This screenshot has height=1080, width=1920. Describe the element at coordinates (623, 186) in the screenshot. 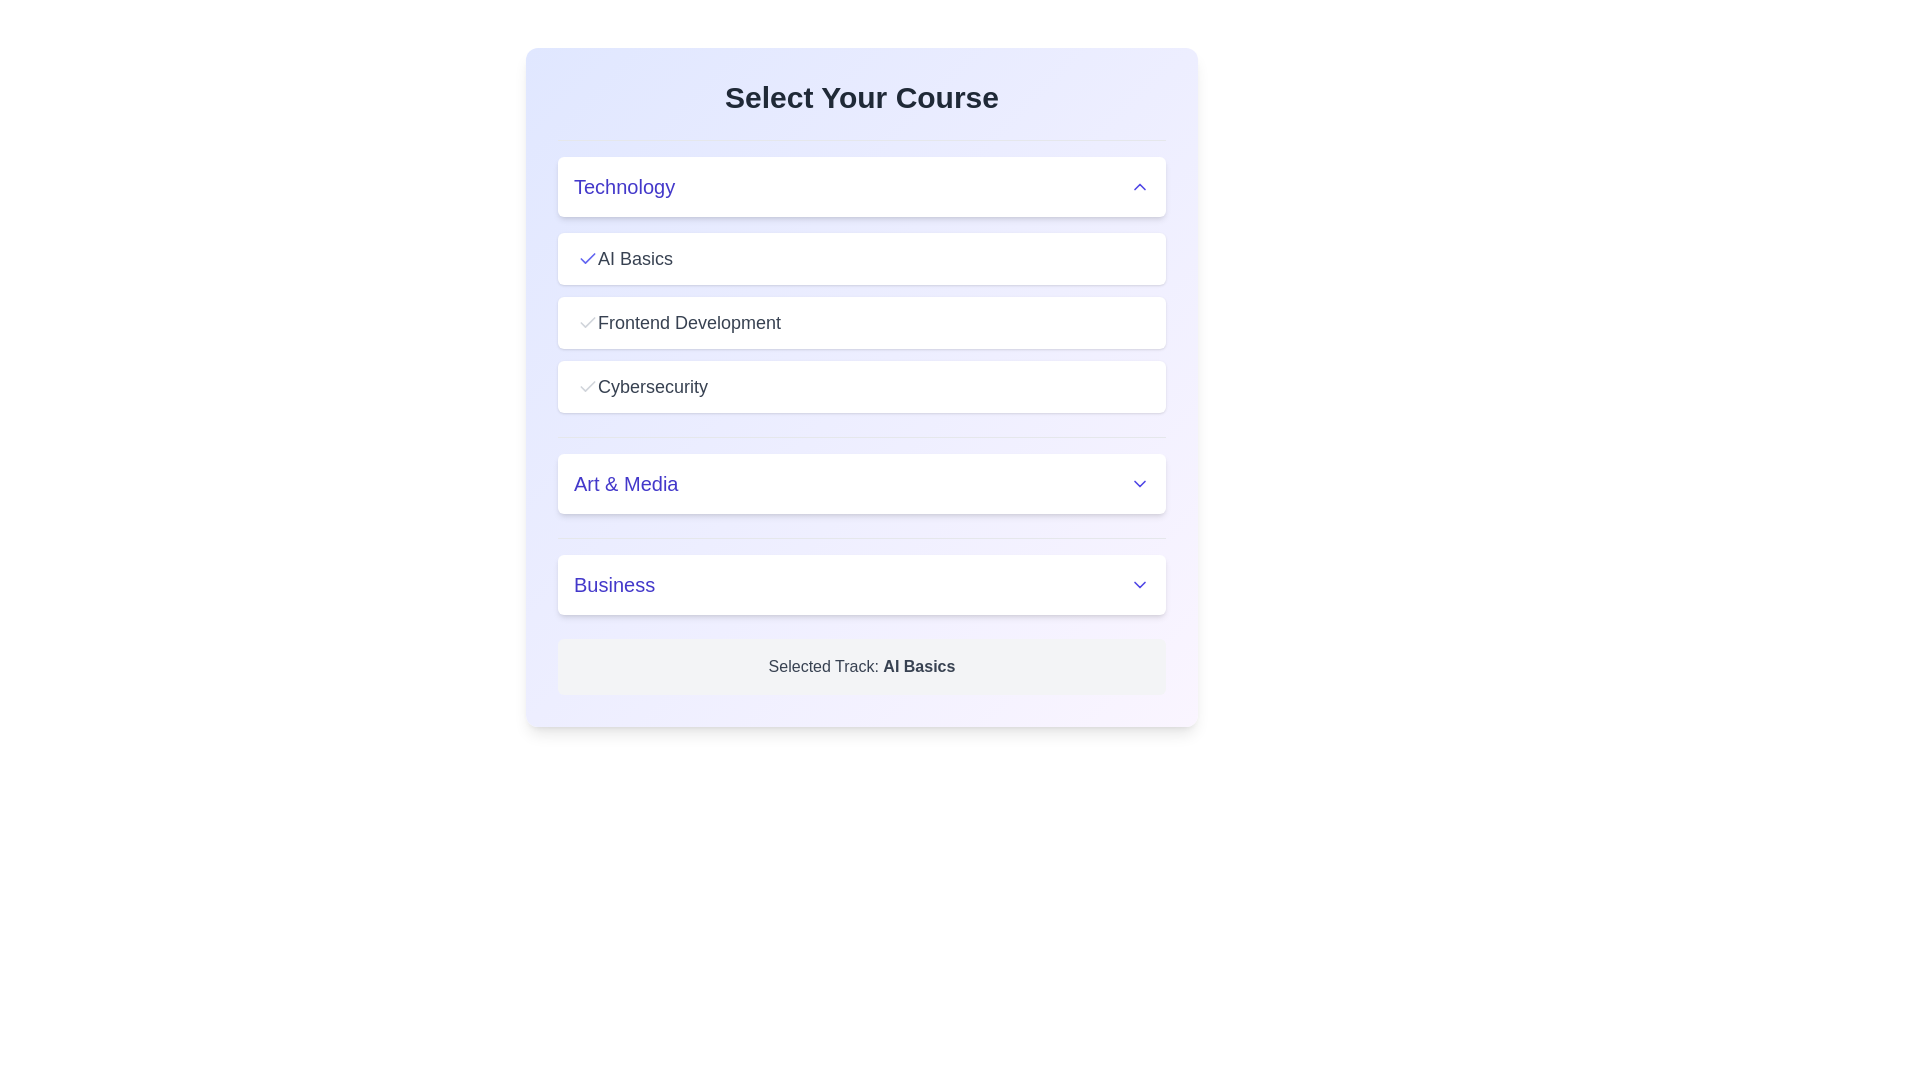

I see `the prominent text label reading 'Technology' styled in larger size with bold weight and indigo color, located at the top section of the 'Select Your Course' interface` at that location.